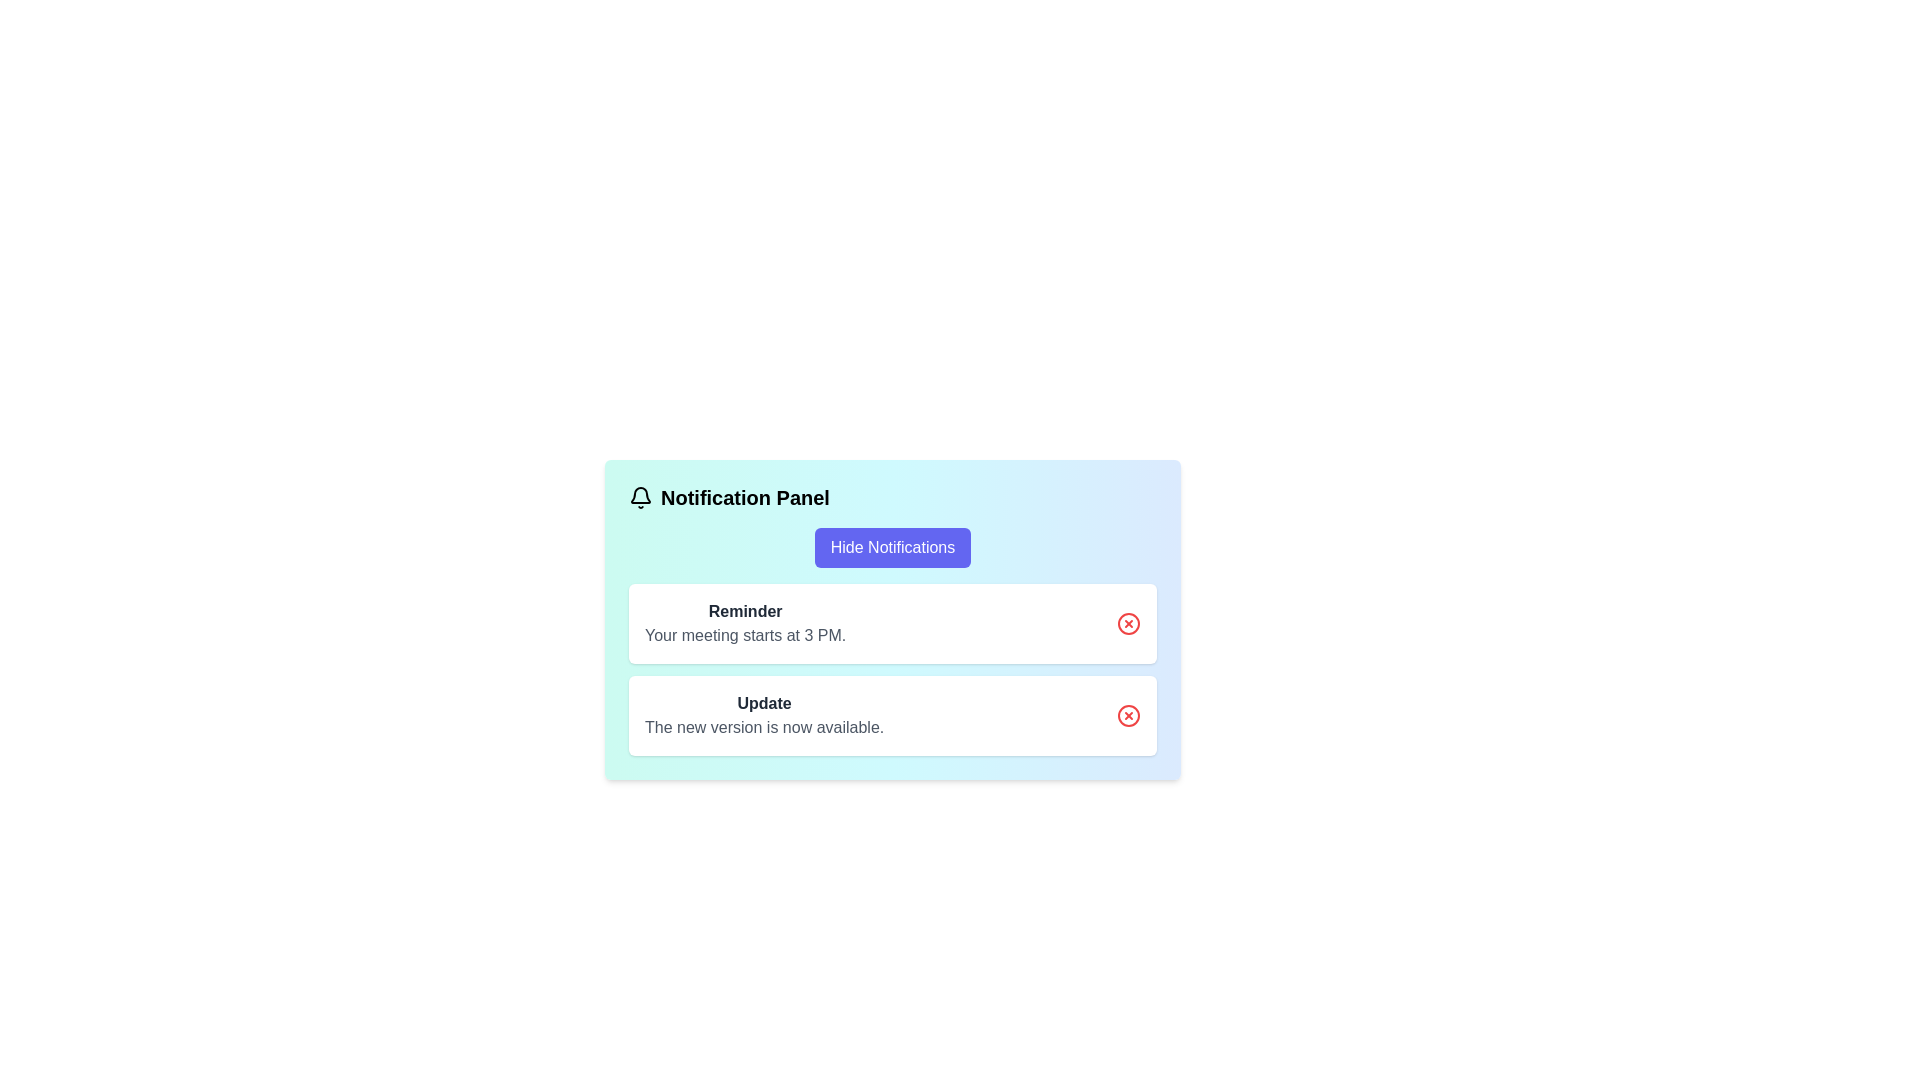 The height and width of the screenshot is (1080, 1920). What do you see at coordinates (891, 547) in the screenshot?
I see `the button in the Notification Panel that allows users to hide notifications, to visualize its hover effects` at bounding box center [891, 547].